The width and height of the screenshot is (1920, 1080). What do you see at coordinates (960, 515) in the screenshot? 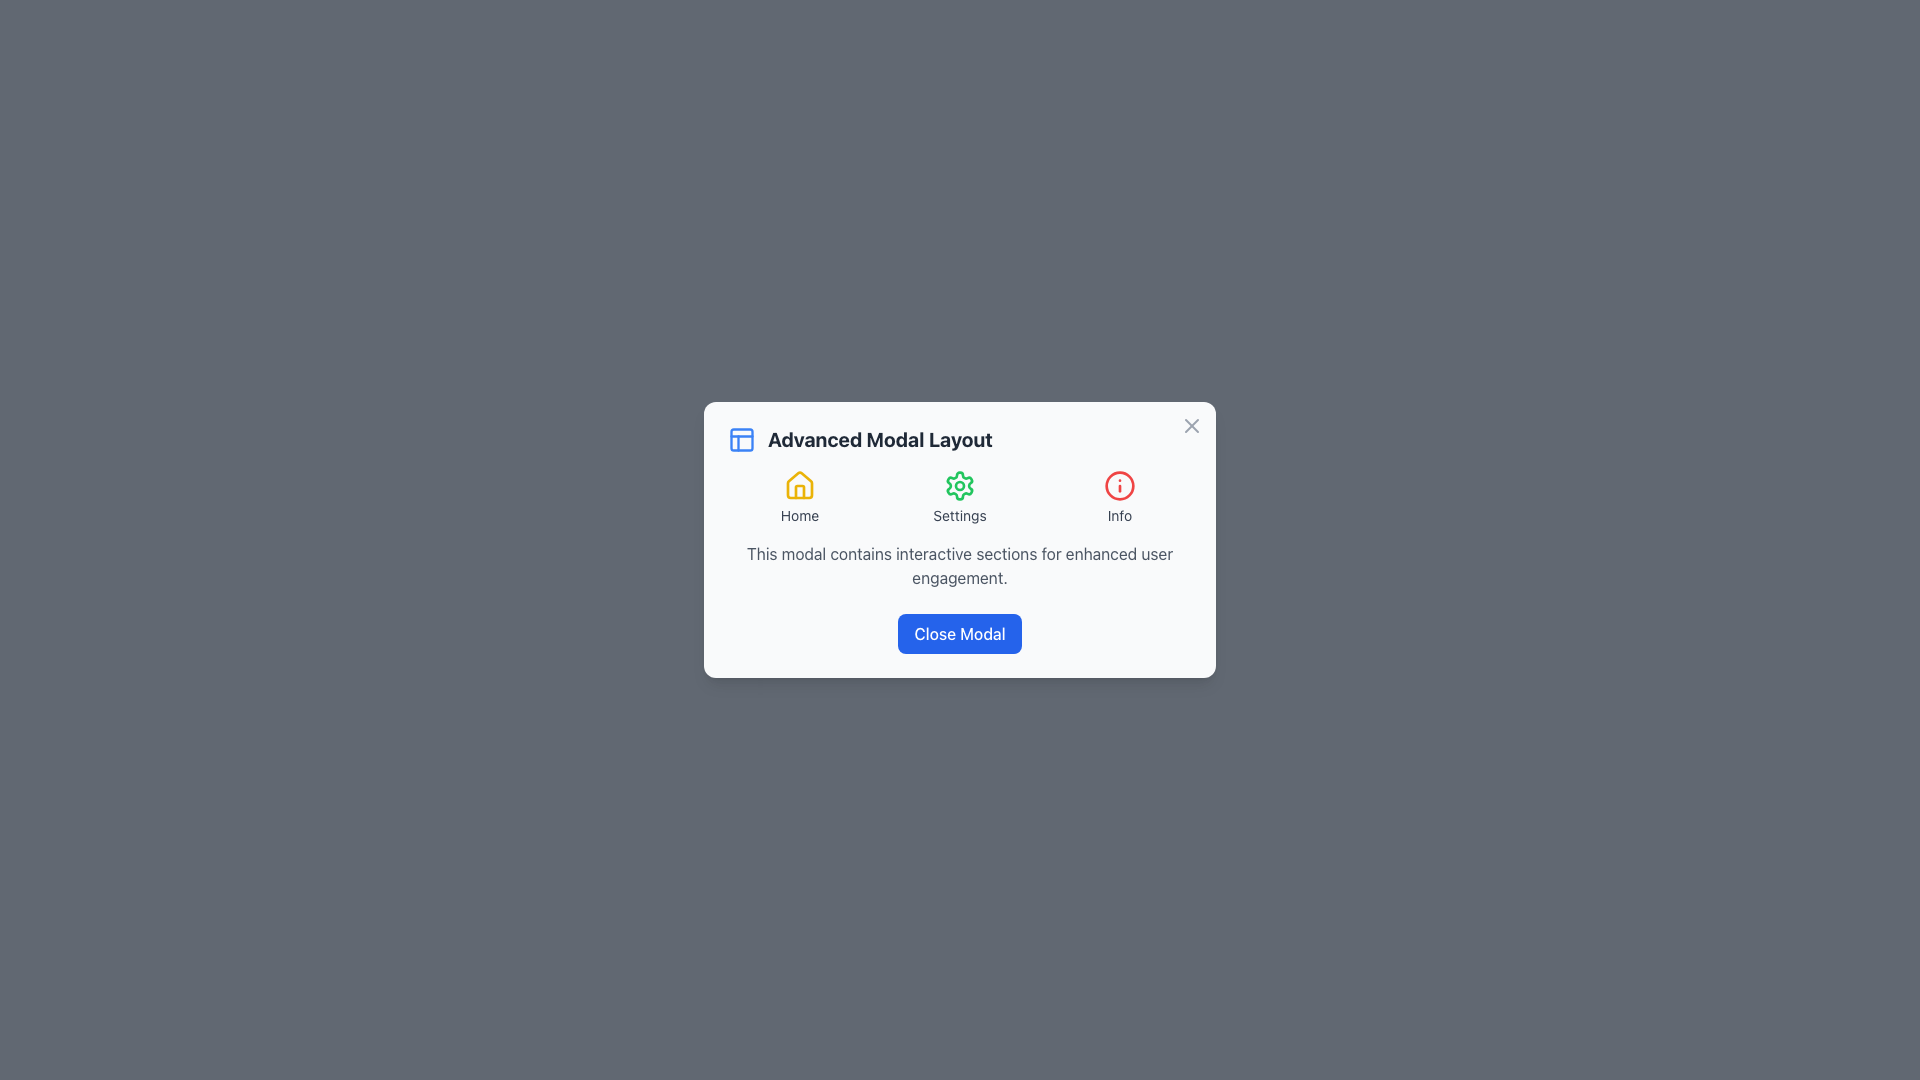
I see `the 'Settings' label located directly underneath the green gear icon in the modal interface for accessibility tools` at bounding box center [960, 515].